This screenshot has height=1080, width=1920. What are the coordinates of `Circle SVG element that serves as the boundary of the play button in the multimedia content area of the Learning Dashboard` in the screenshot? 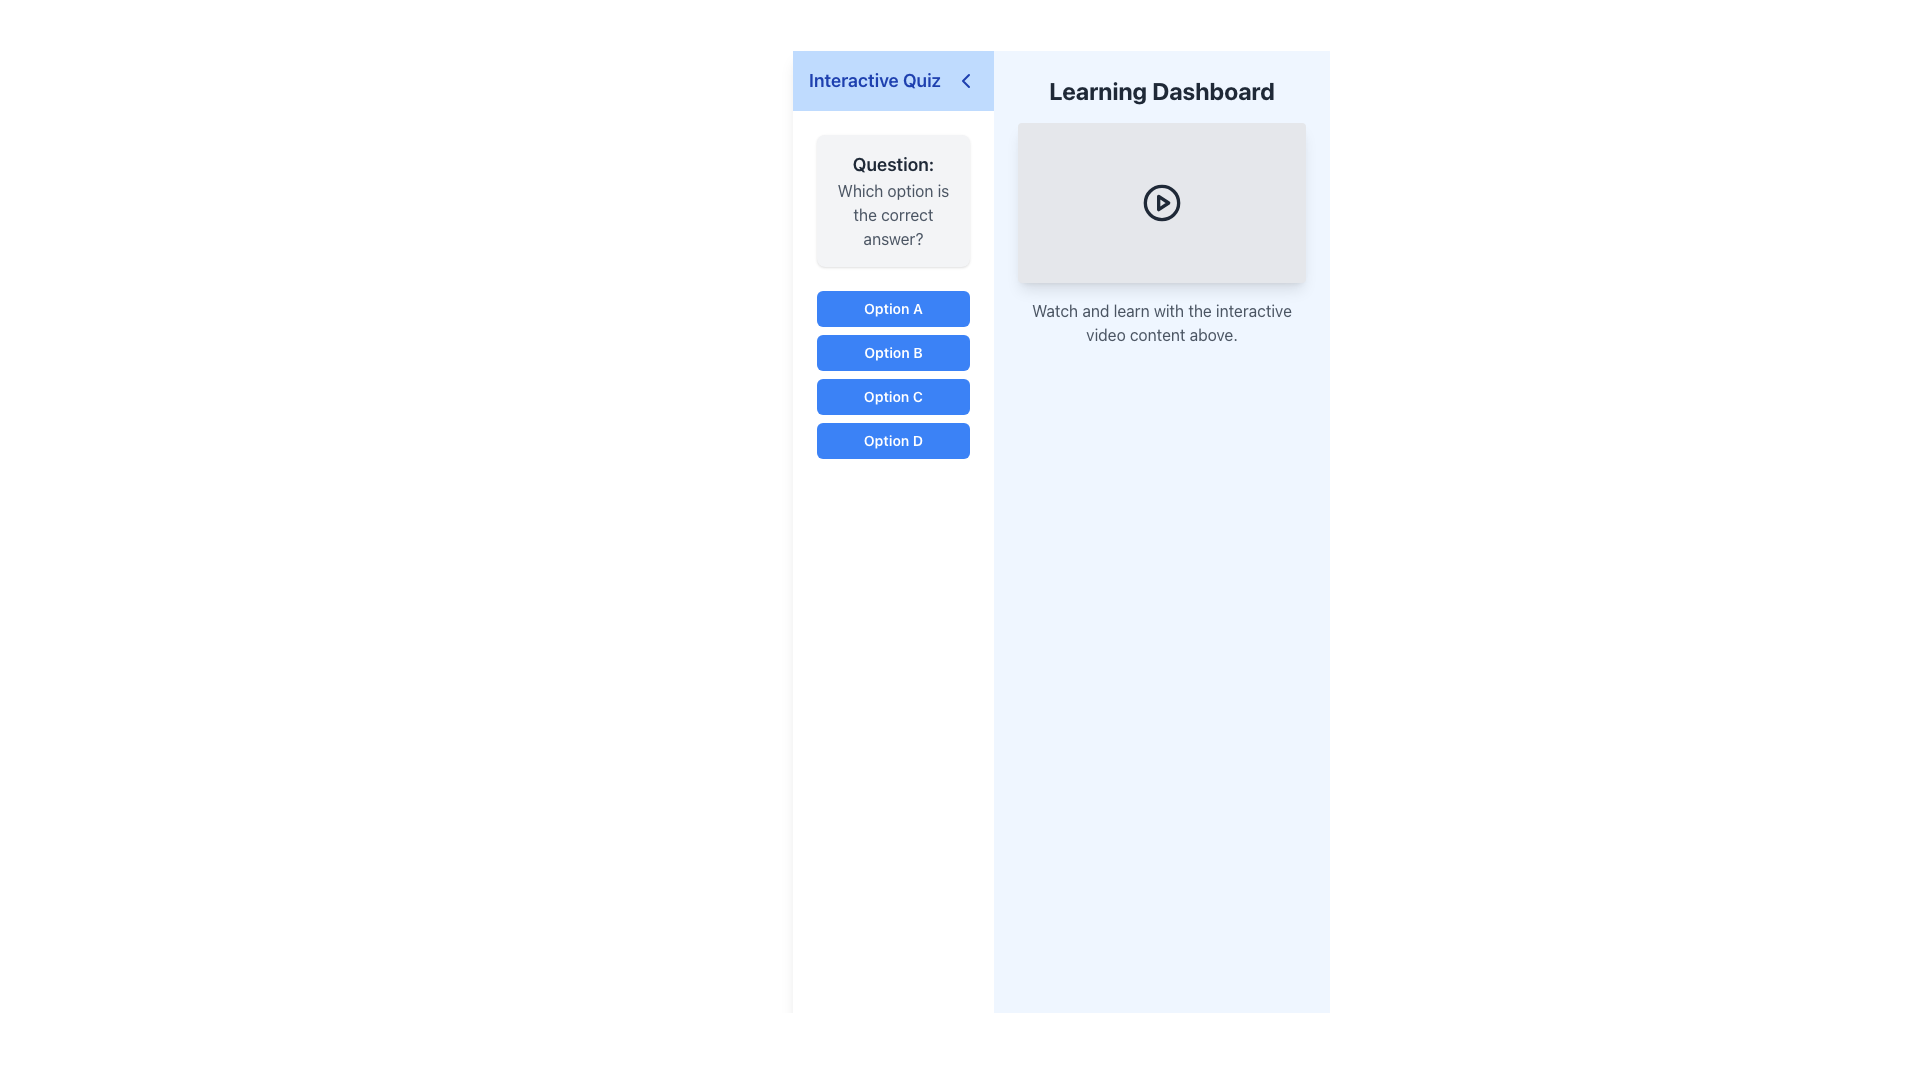 It's located at (1161, 203).